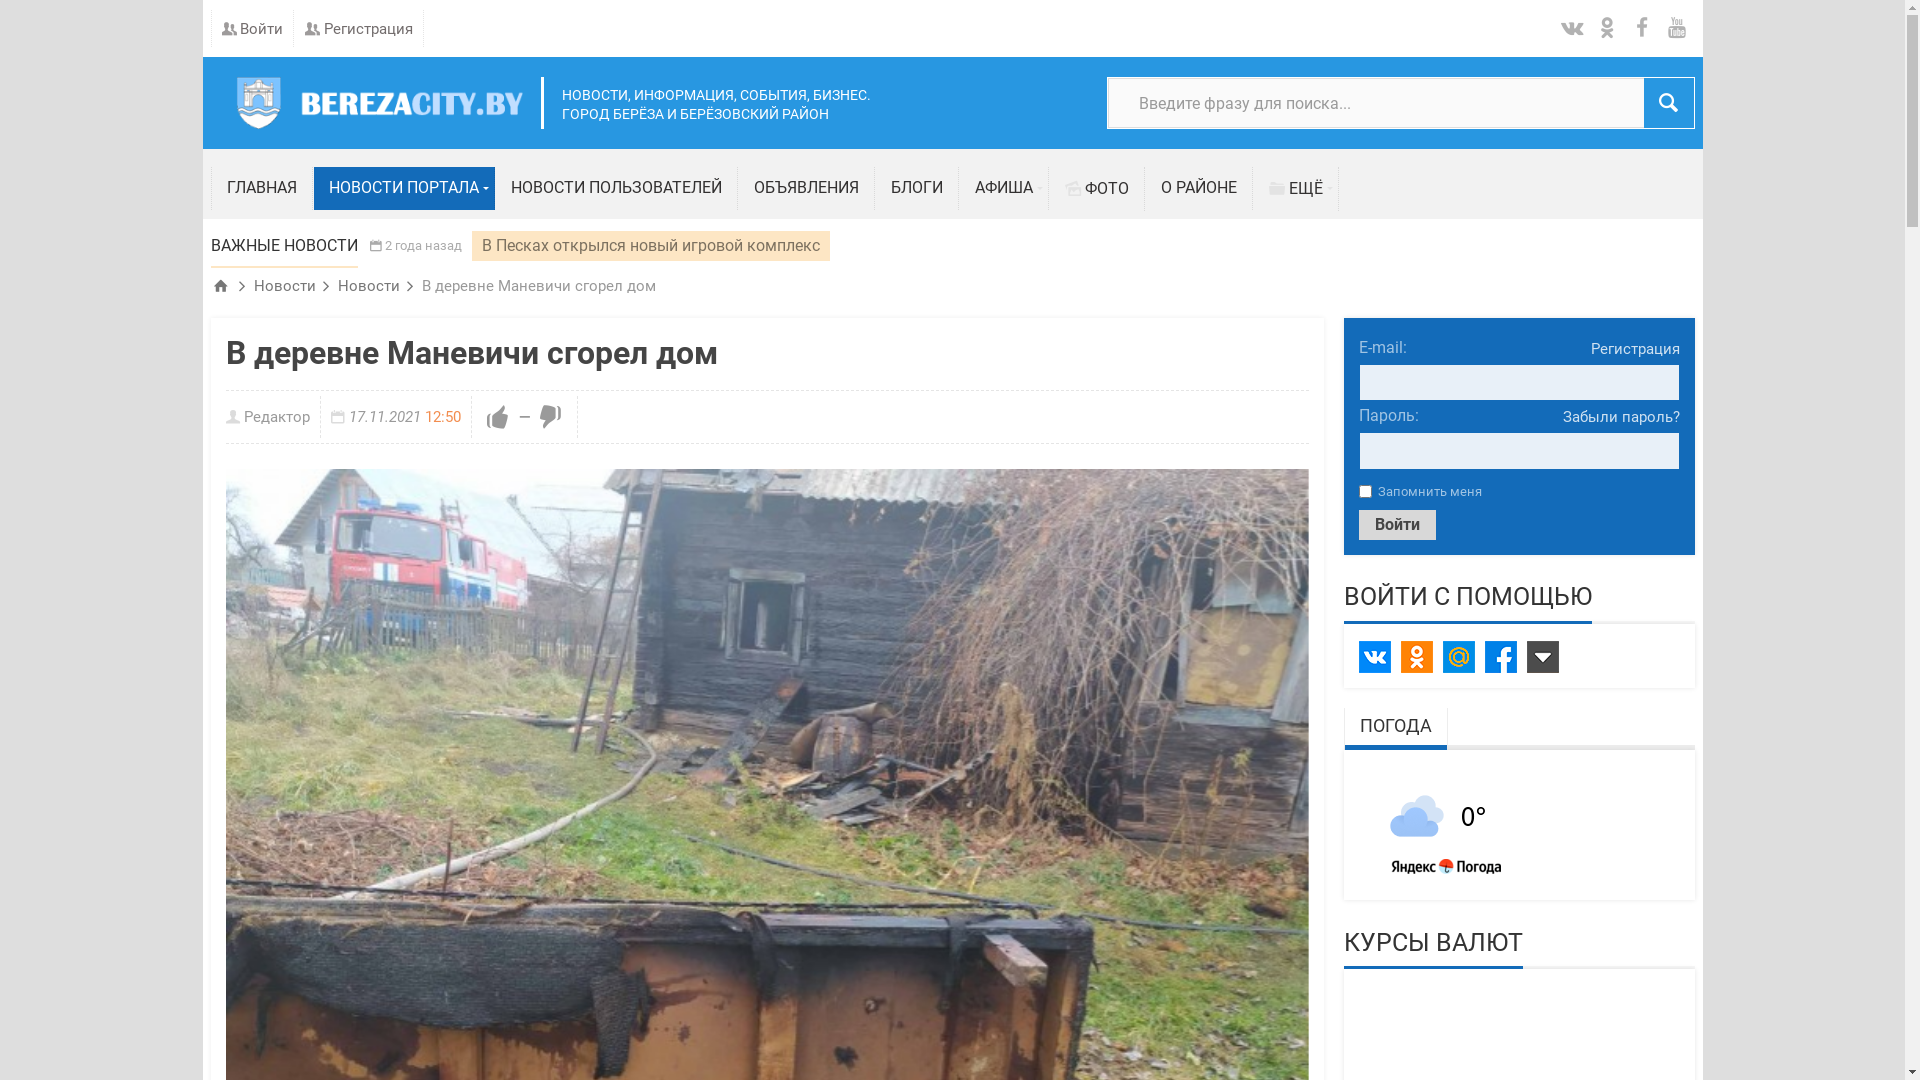 This screenshot has width=1920, height=1080. Describe the element at coordinates (1399, 656) in the screenshot. I see `'Odnoklassniki'` at that location.